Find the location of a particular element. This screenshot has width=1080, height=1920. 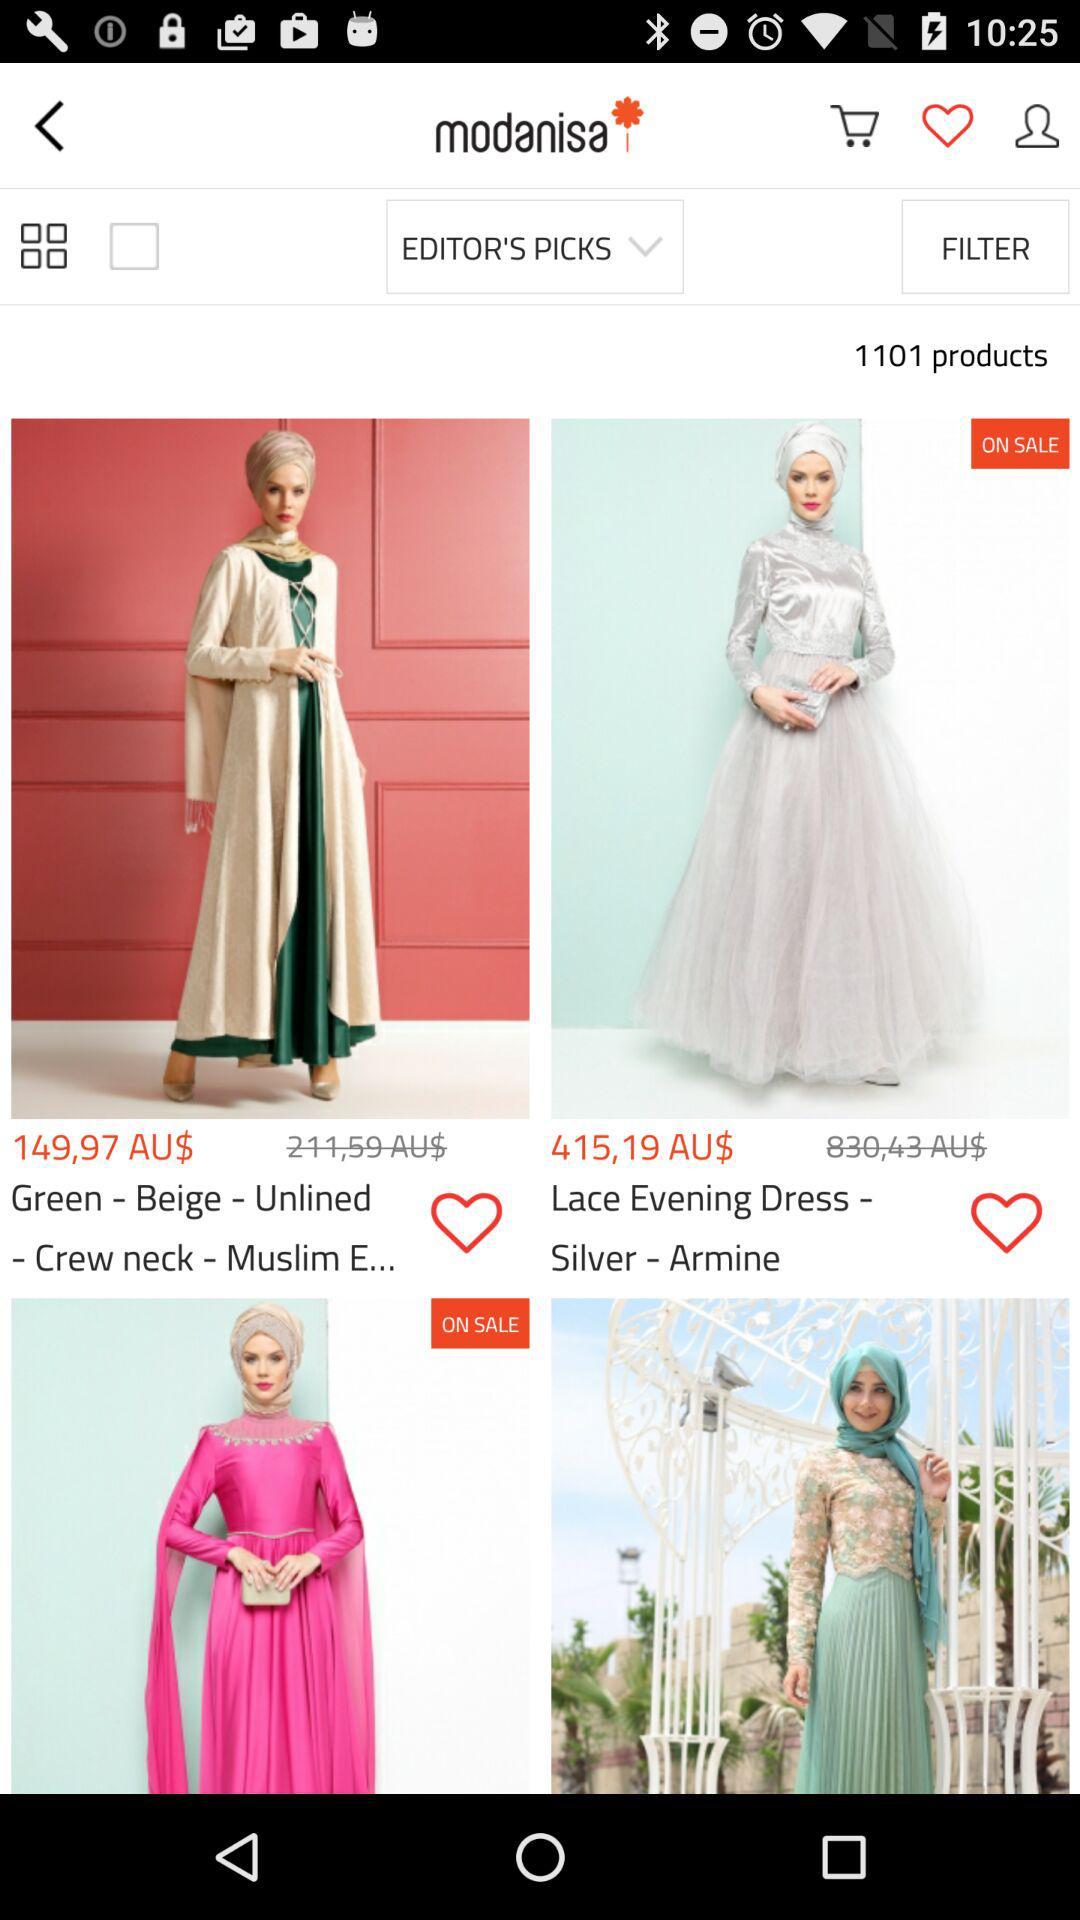

the favorite icon is located at coordinates (946, 133).